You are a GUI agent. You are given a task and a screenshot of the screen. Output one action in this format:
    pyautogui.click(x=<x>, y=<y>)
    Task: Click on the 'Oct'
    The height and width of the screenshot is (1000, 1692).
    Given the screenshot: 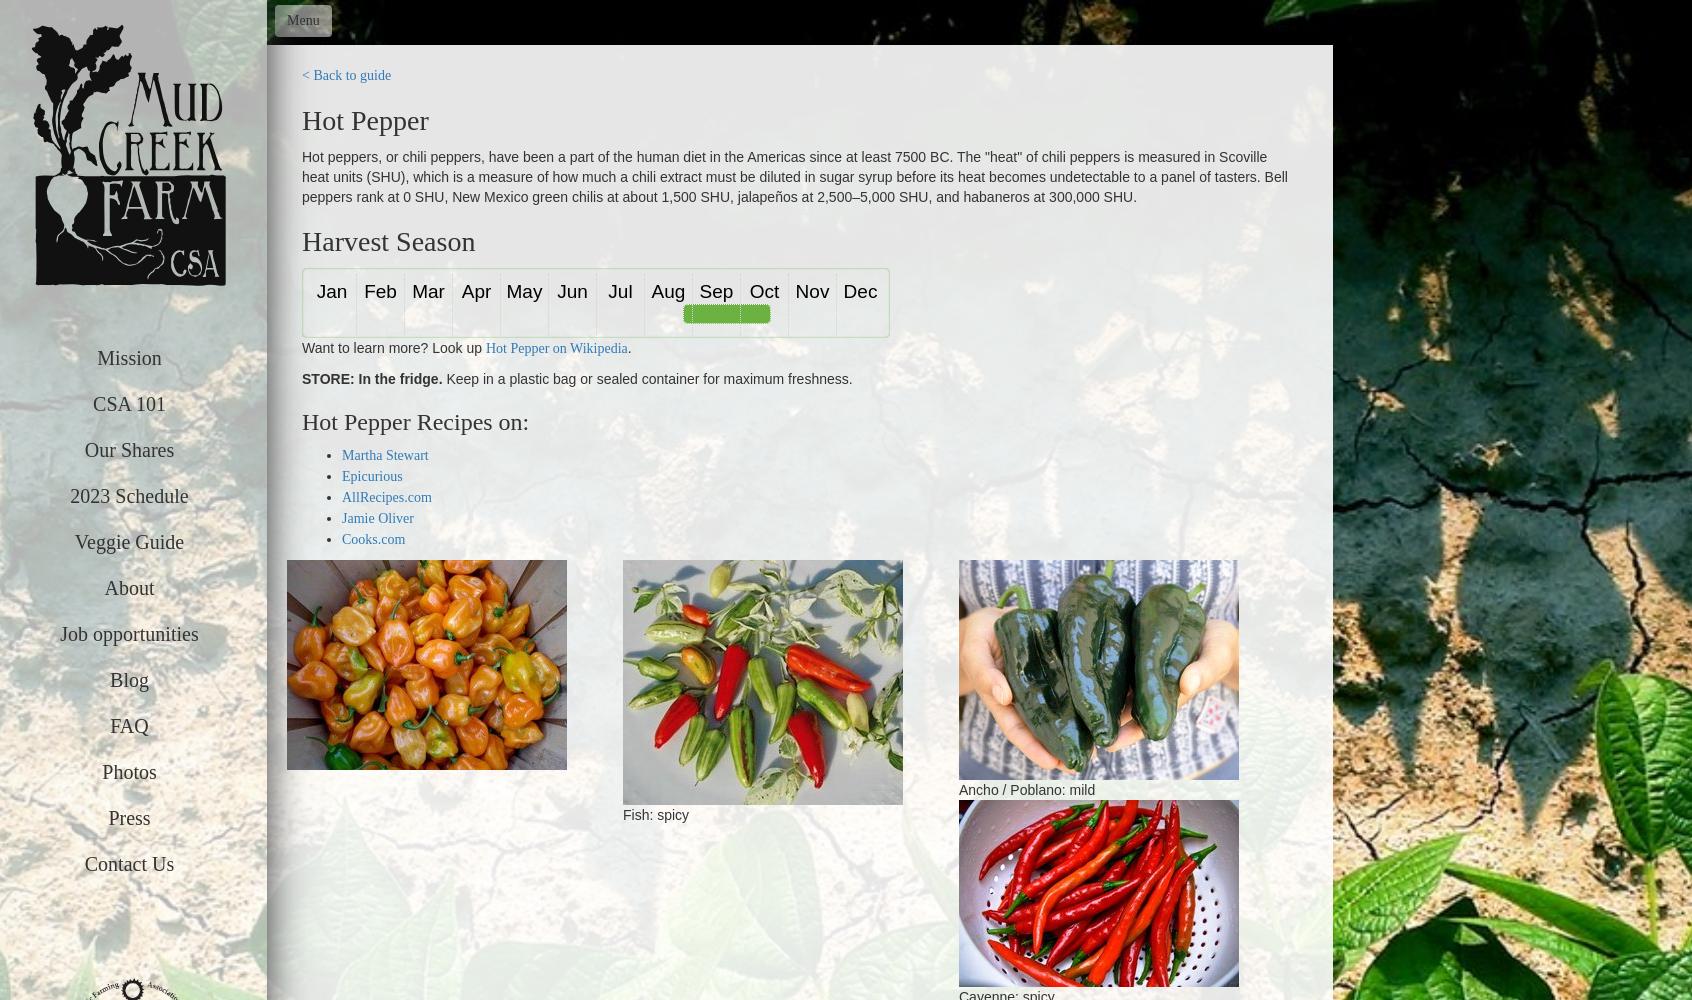 What is the action you would take?
    pyautogui.click(x=762, y=290)
    